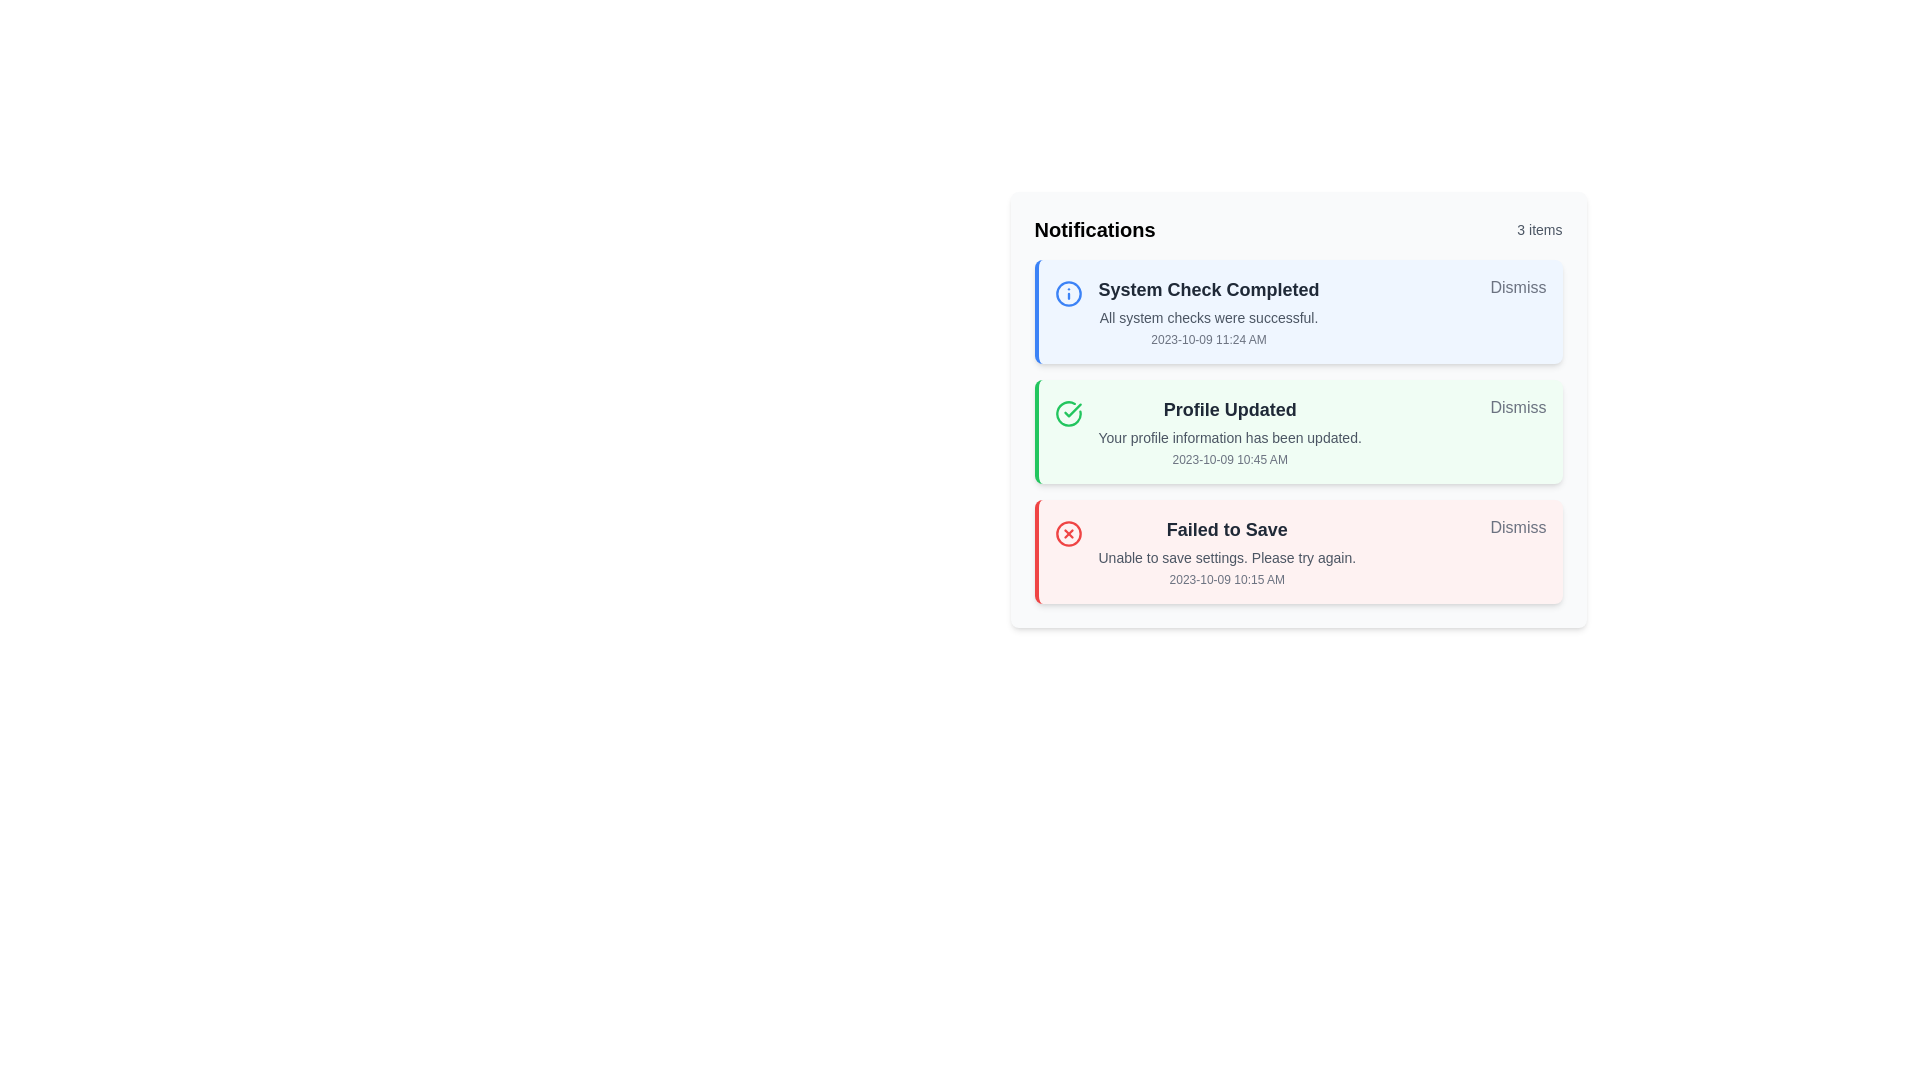 This screenshot has width=1920, height=1080. I want to click on informational text block within the third notification card that displays the message 'Failed to Save' along with the details 'Unable to save settings. Please try again.' and the timestamp '2023-10-09 10:15 AM', so click(1226, 551).